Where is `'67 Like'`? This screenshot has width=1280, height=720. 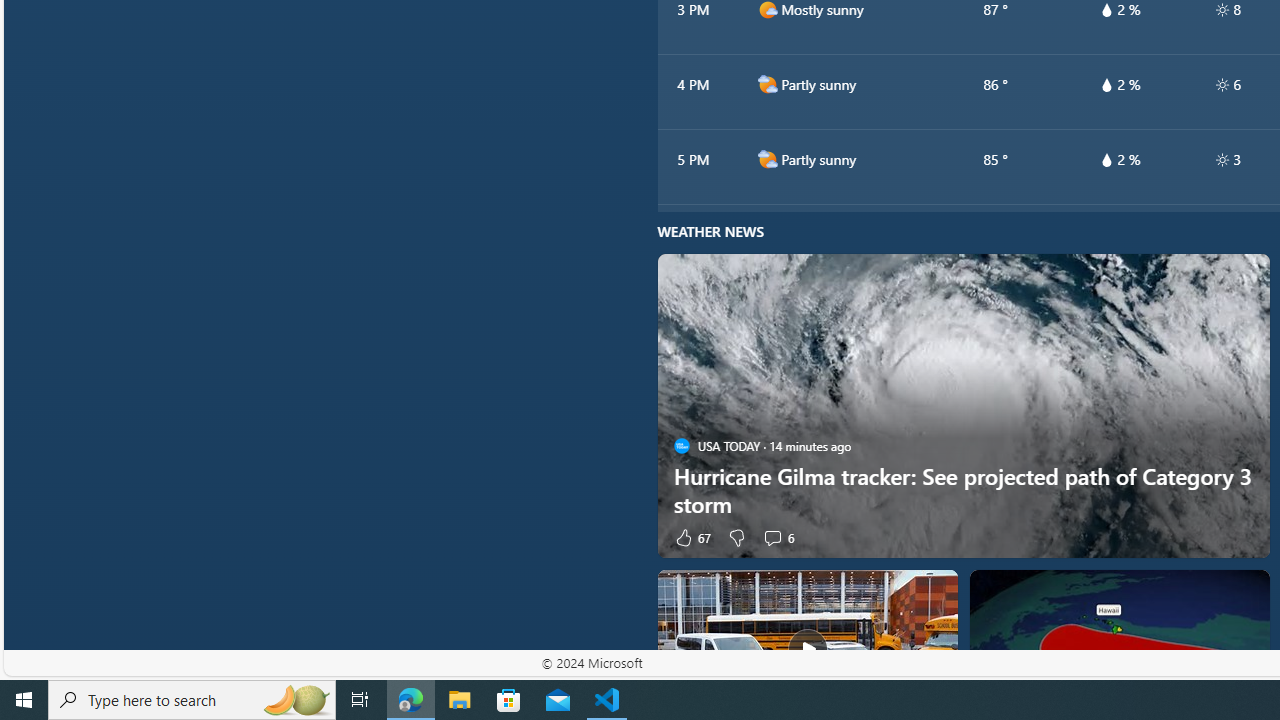 '67 Like' is located at coordinates (692, 536).